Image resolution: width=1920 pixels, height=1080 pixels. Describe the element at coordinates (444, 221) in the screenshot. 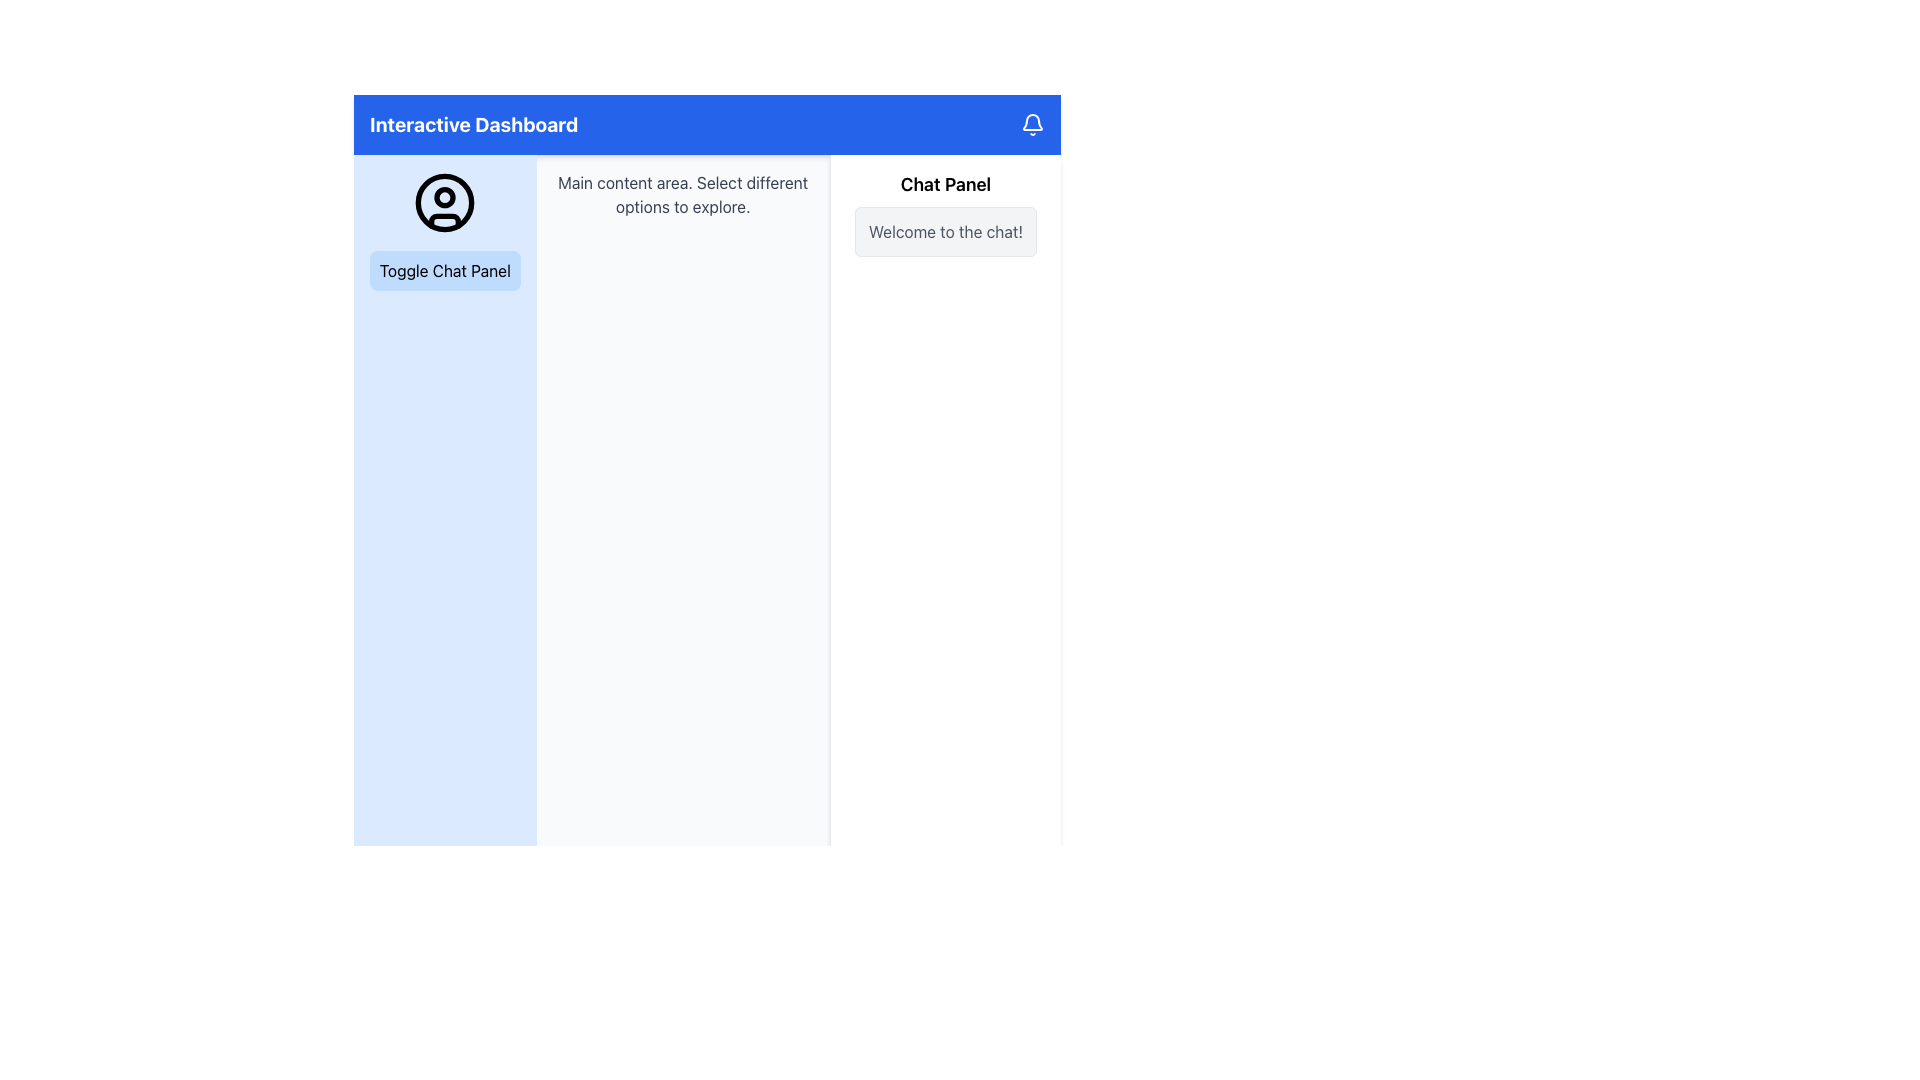

I see `the decorative graphical element that symbolizes a smile, located at the bottom of the user icon on the left side of the dashboard` at that location.